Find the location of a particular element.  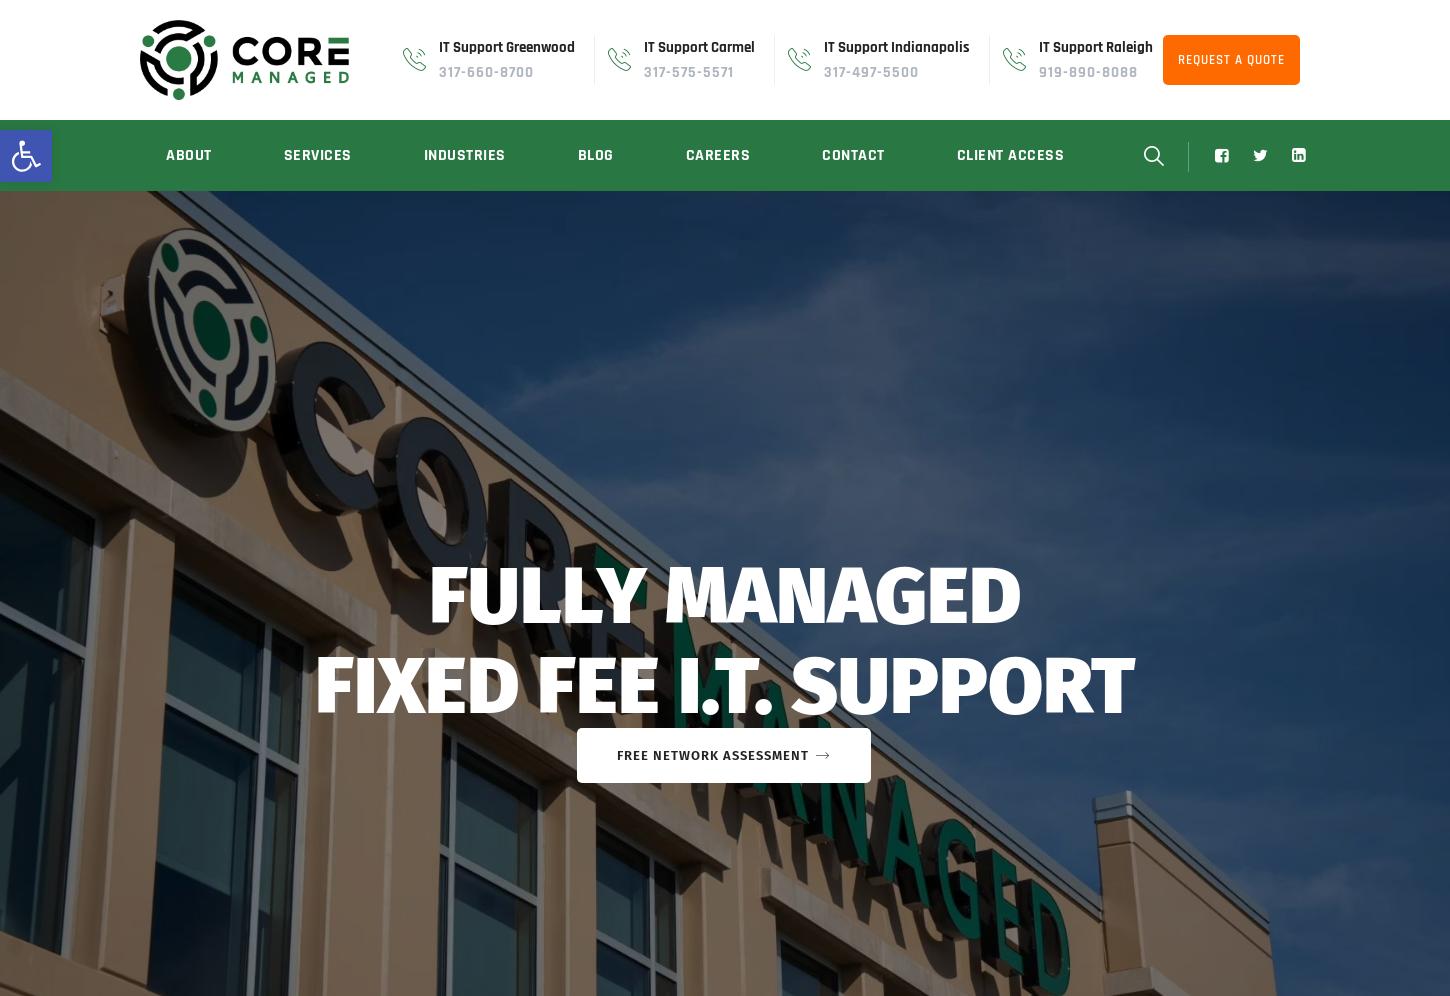

'Car Dealerships' is located at coordinates (416, 468).